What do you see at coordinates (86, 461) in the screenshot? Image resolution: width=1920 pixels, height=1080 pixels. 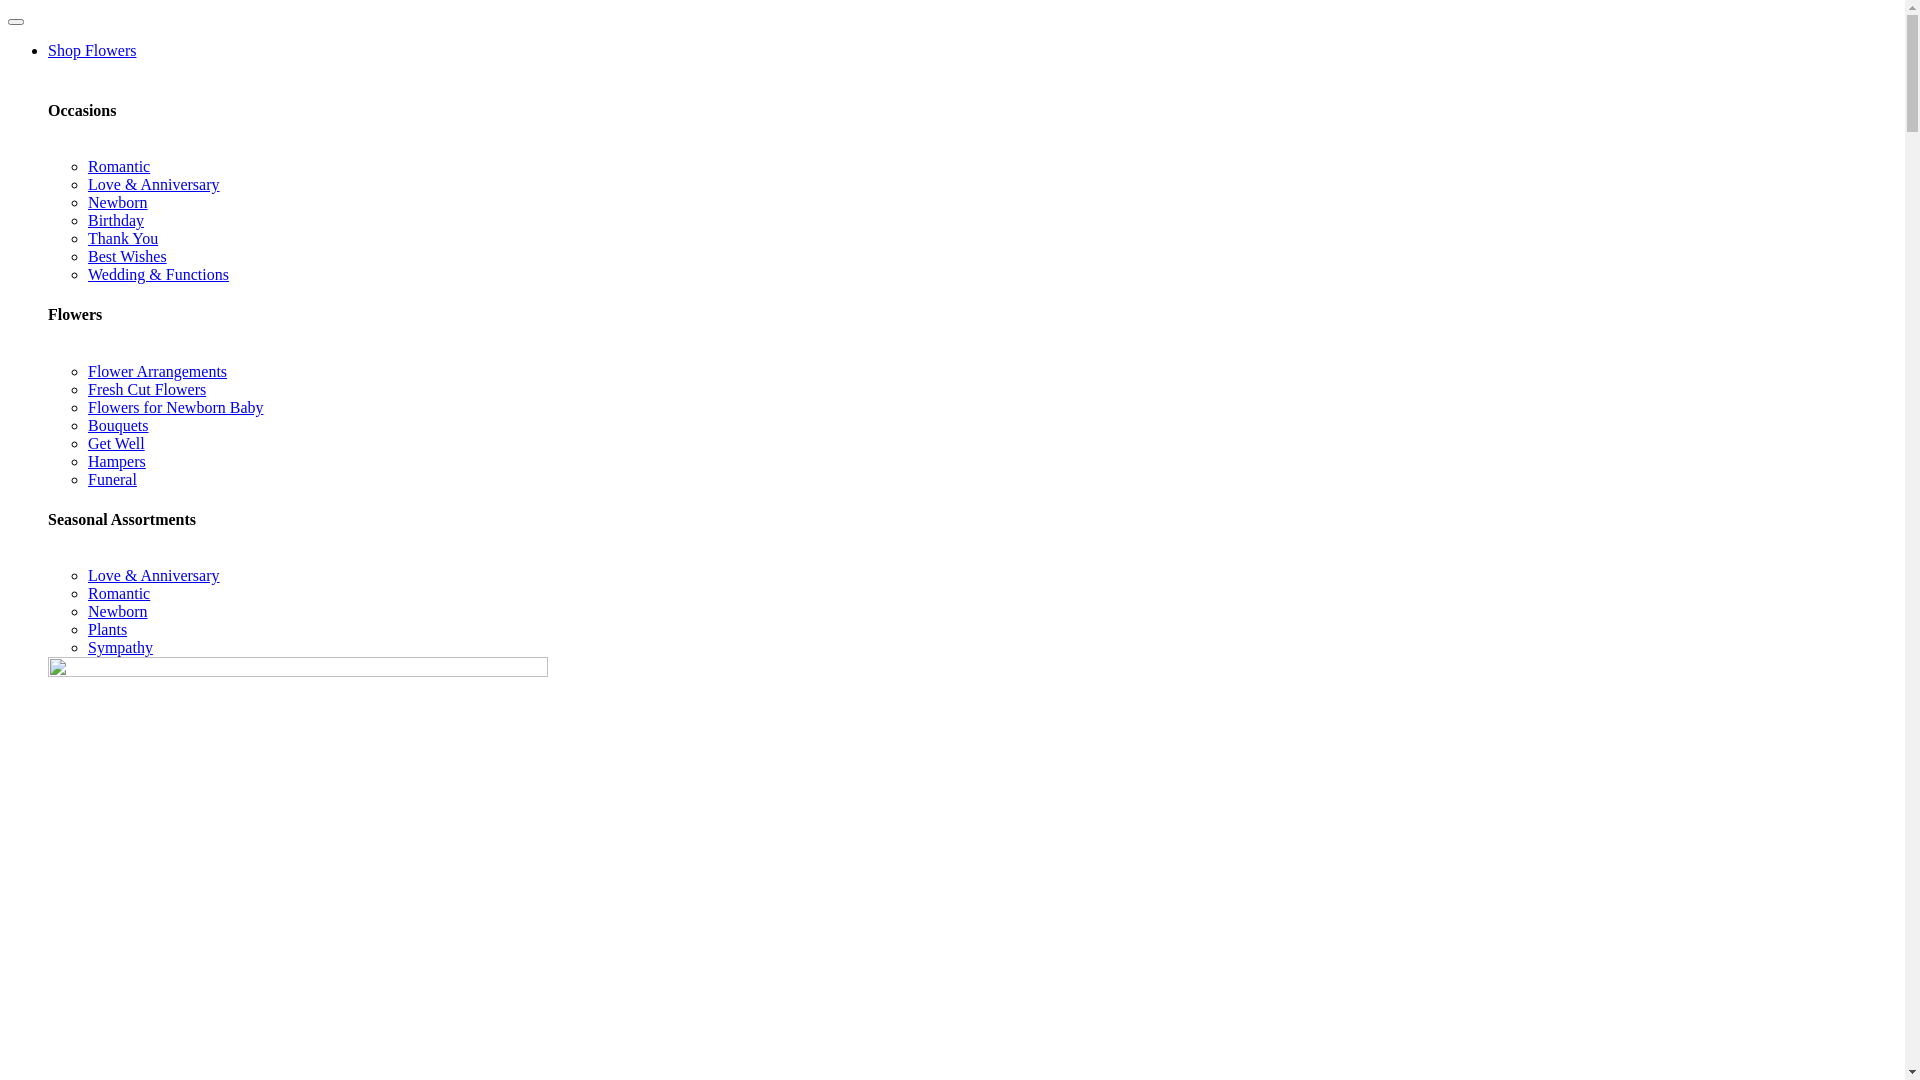 I see `'Hampers'` at bounding box center [86, 461].